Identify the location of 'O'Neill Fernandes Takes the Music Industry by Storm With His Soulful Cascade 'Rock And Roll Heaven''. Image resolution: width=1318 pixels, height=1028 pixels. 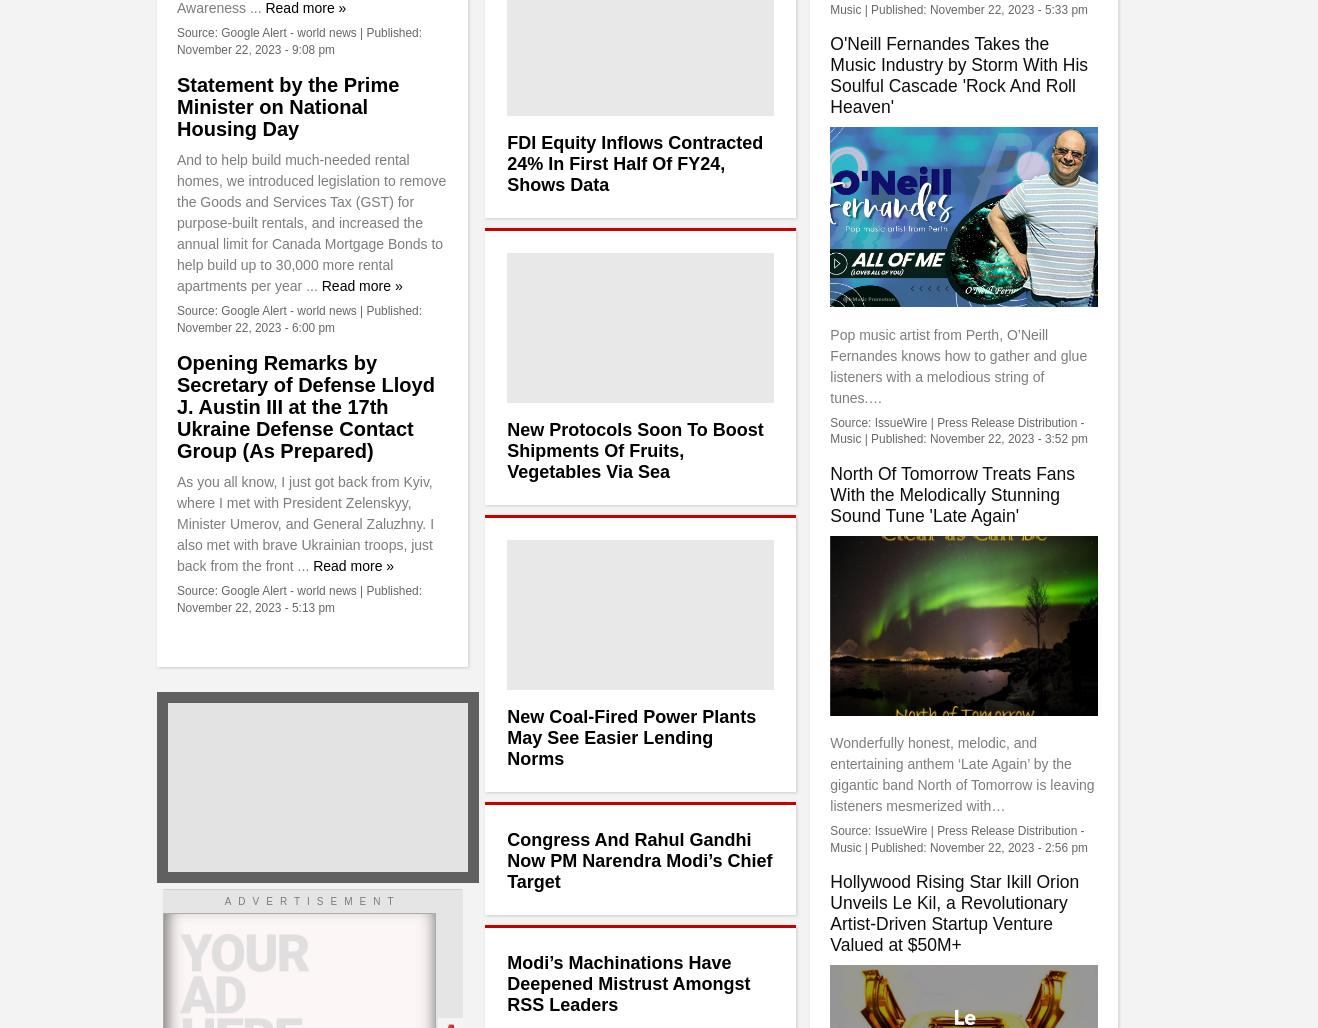
(957, 74).